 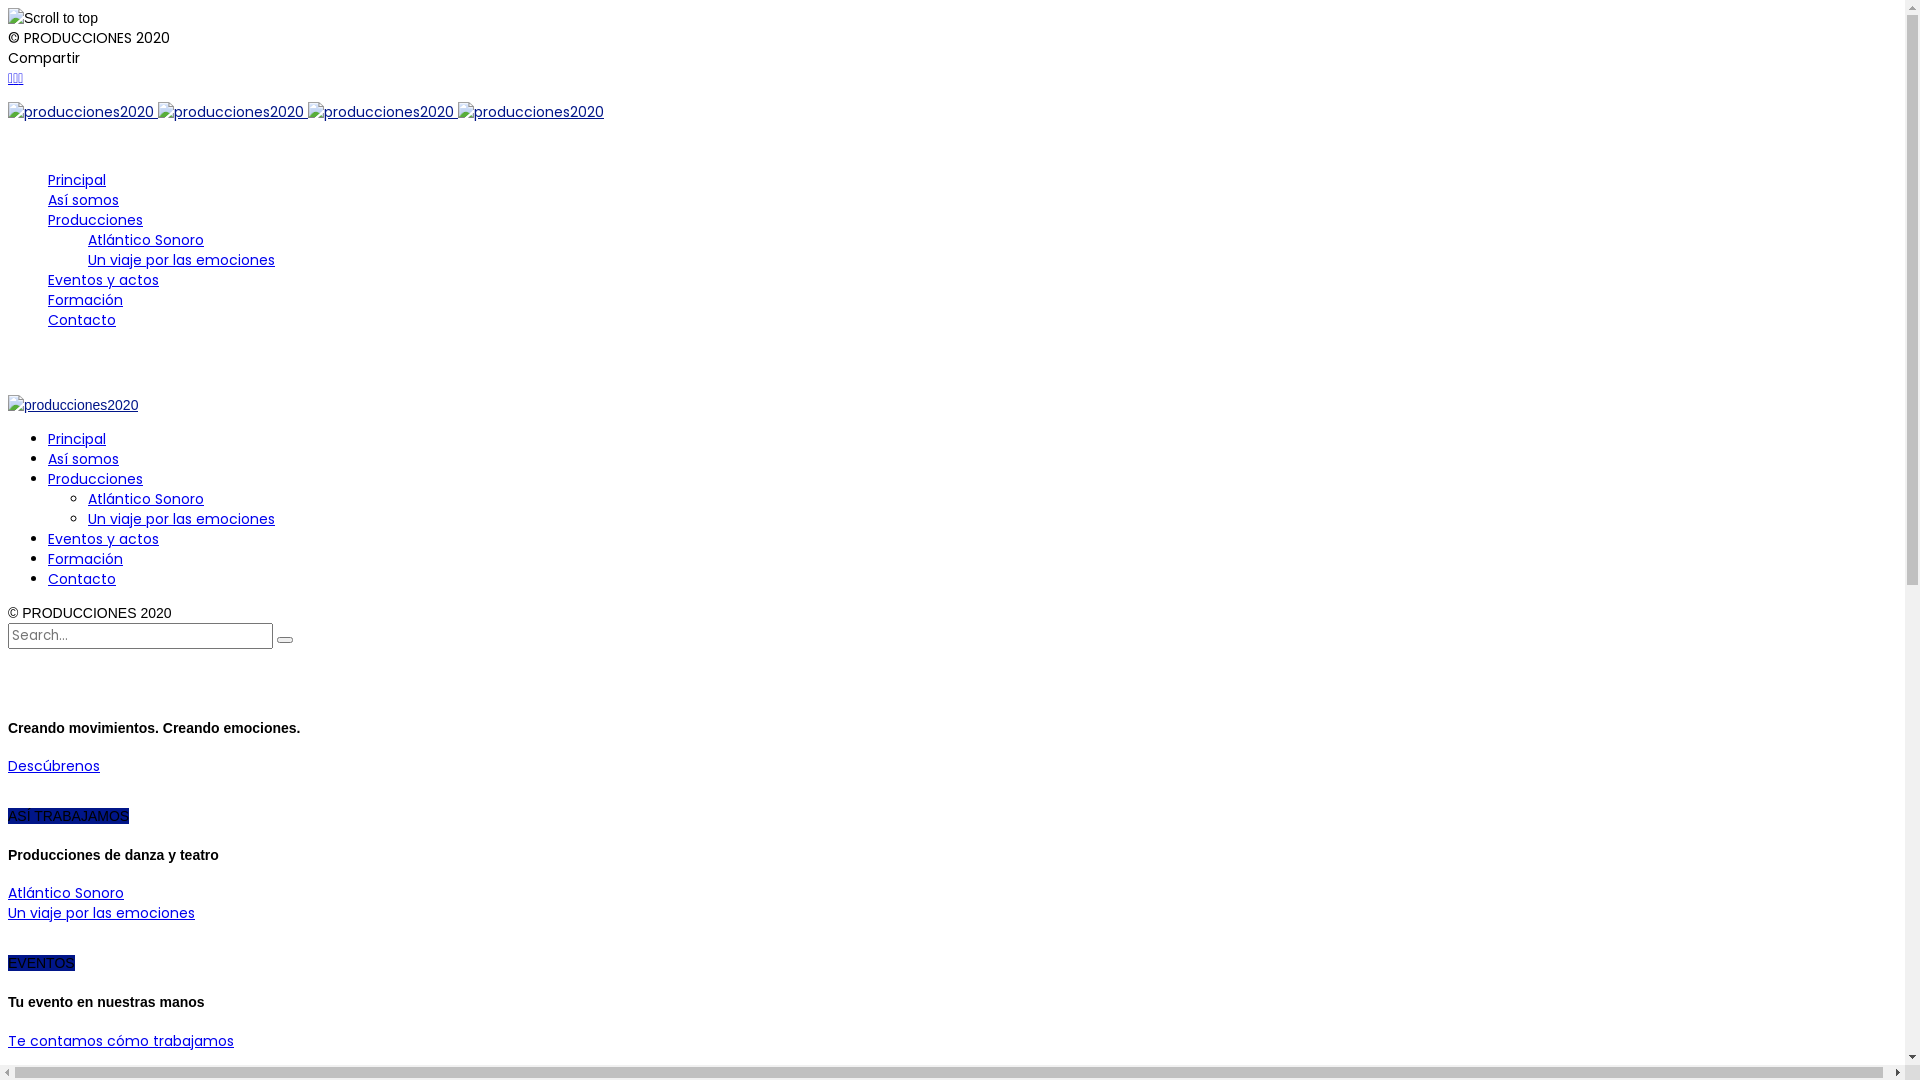 I want to click on 'Contacto', so click(x=80, y=319).